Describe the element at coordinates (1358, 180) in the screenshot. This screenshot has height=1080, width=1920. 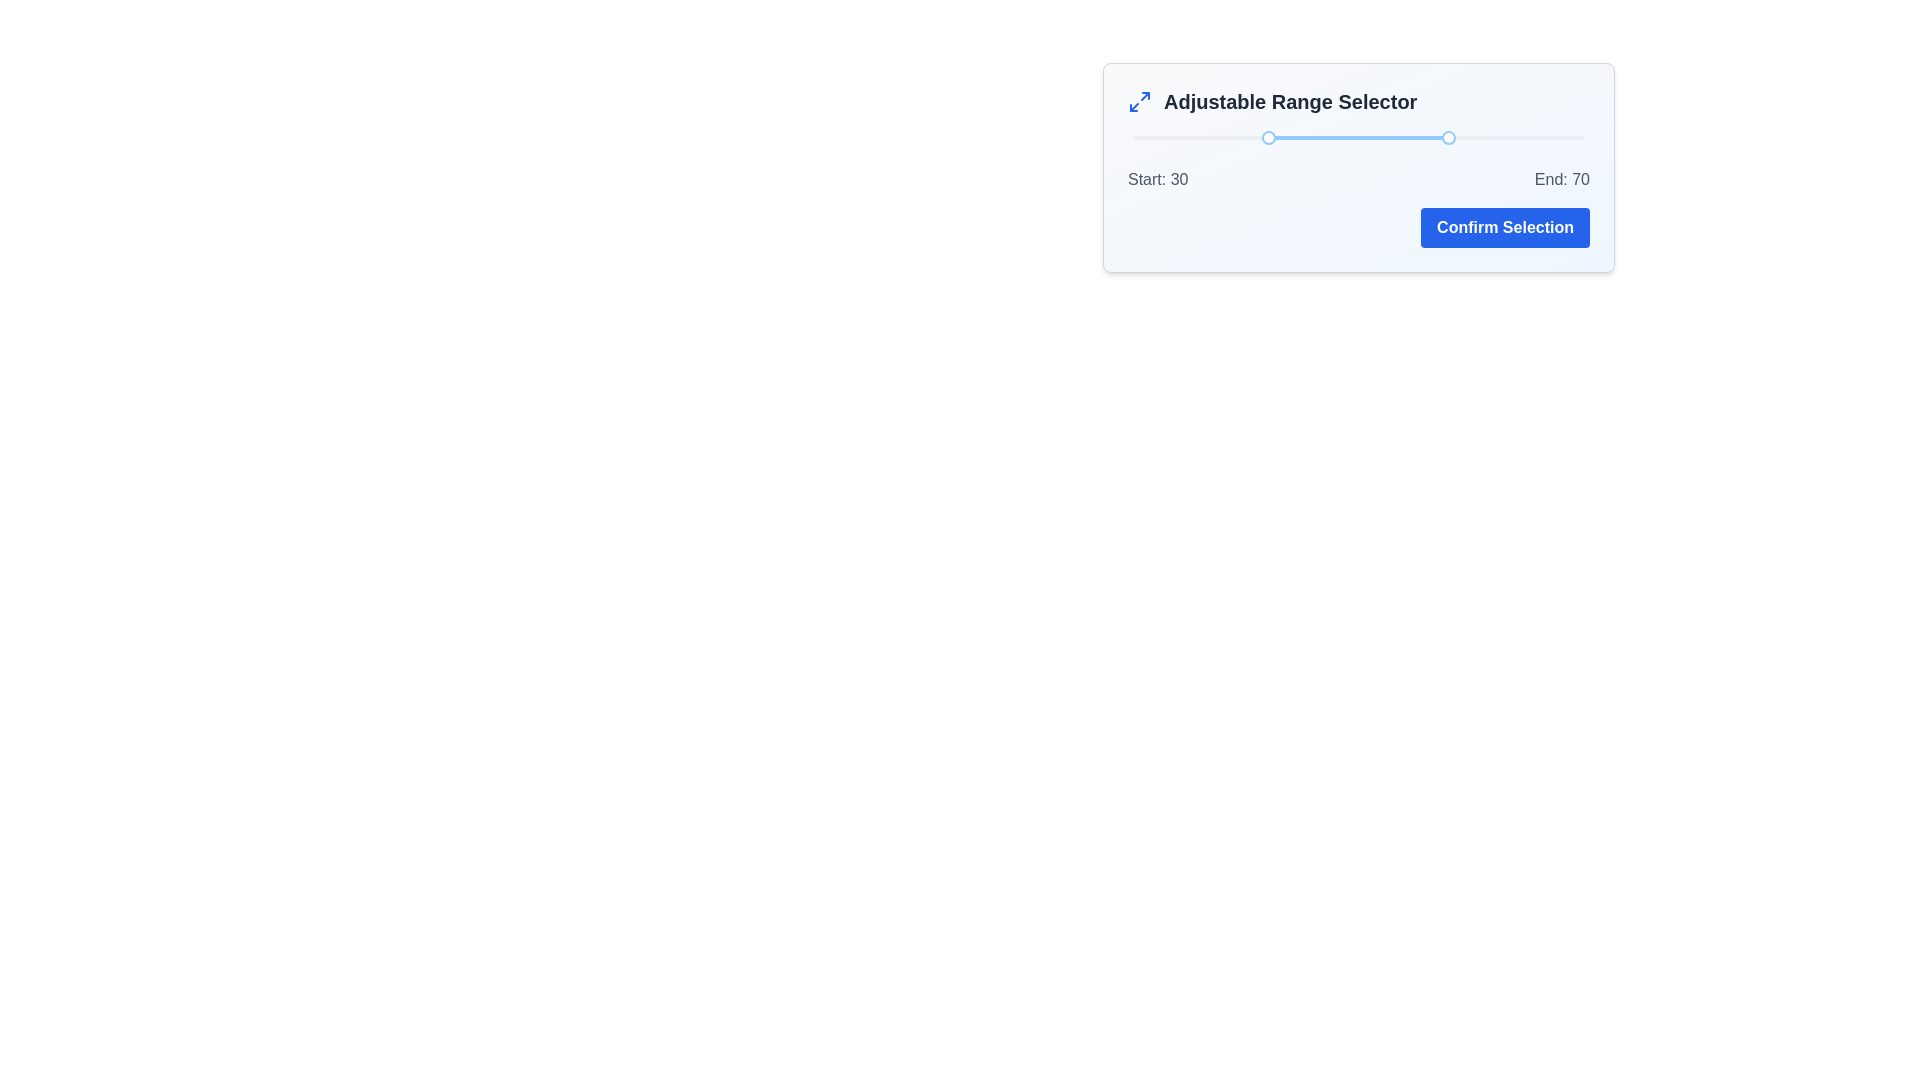
I see `the Text Display element that shows 'Start: 30' on the left and 'End: 70' on the right, which is styled with a subtle gray font color and is located below the range slider component` at that location.